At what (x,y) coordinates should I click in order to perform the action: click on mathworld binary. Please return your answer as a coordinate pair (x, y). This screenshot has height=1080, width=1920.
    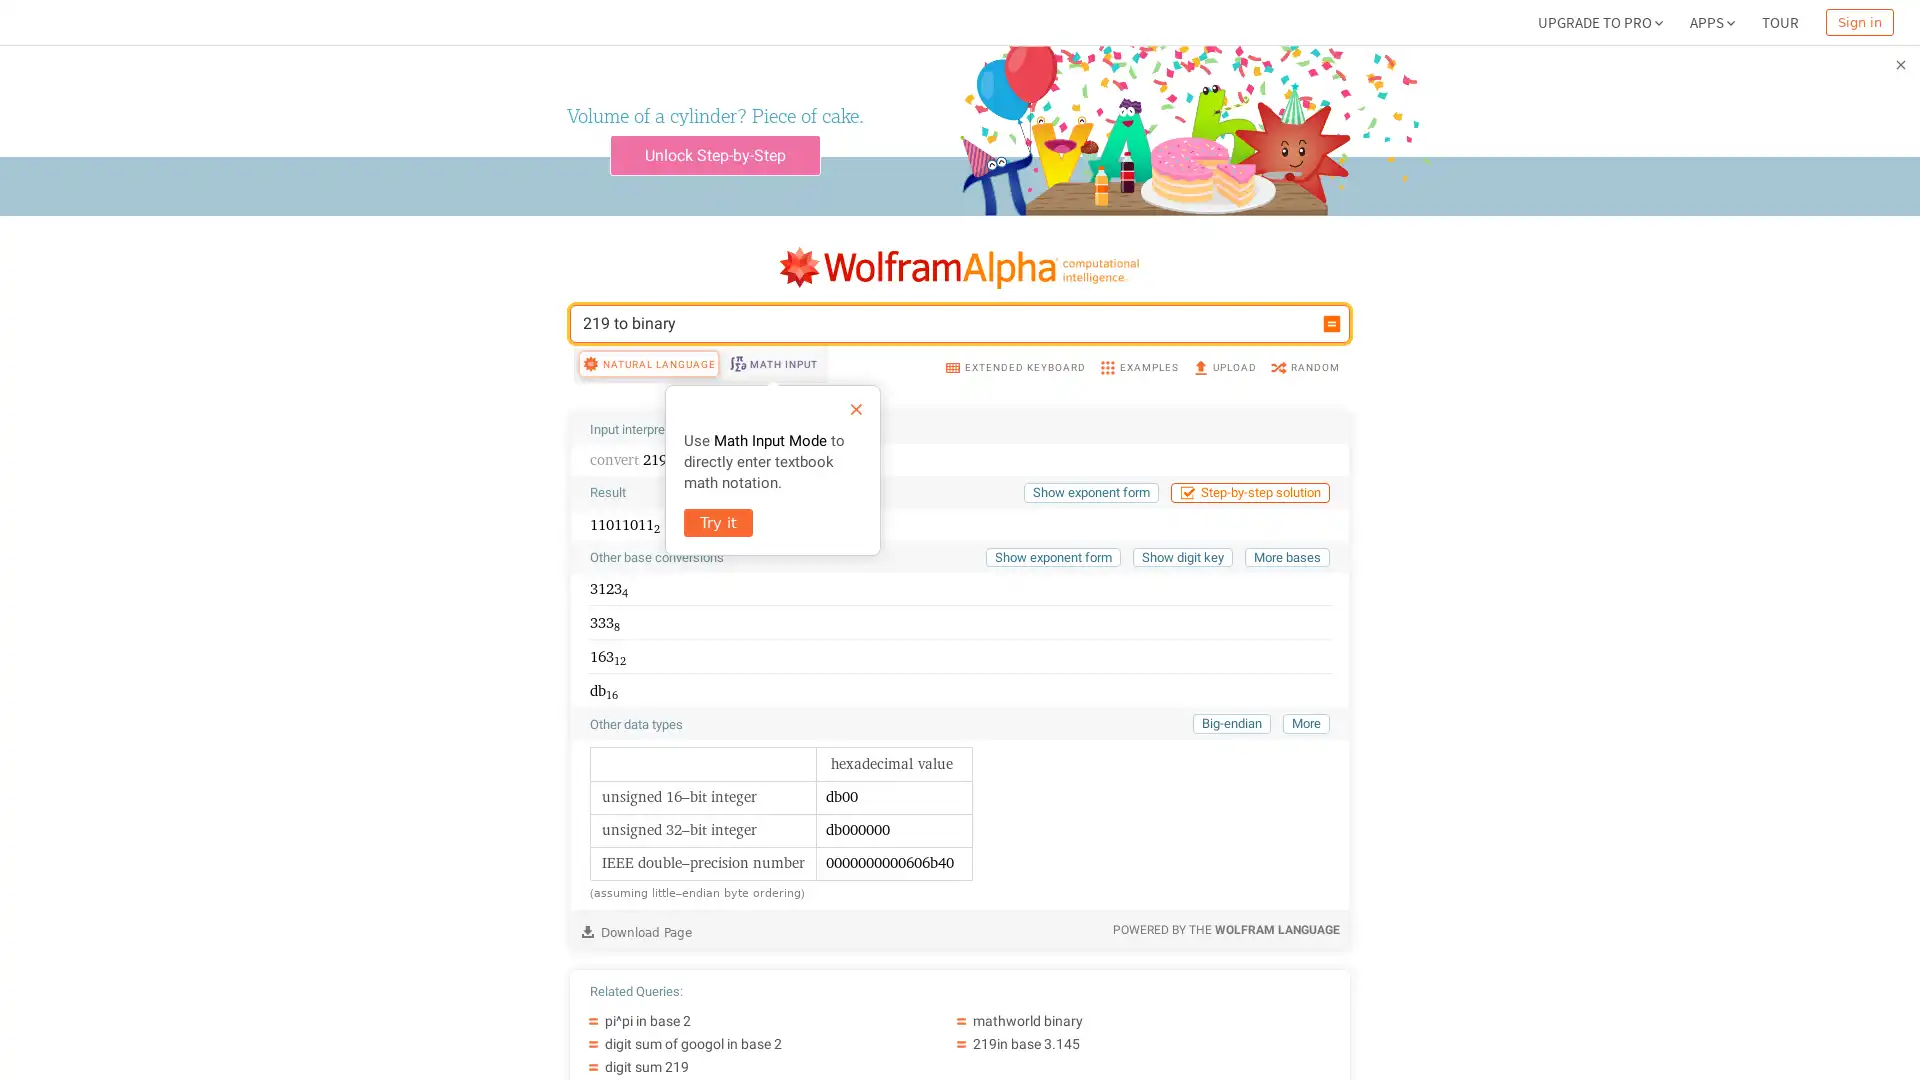
    Looking at the image, I should click on (1127, 1059).